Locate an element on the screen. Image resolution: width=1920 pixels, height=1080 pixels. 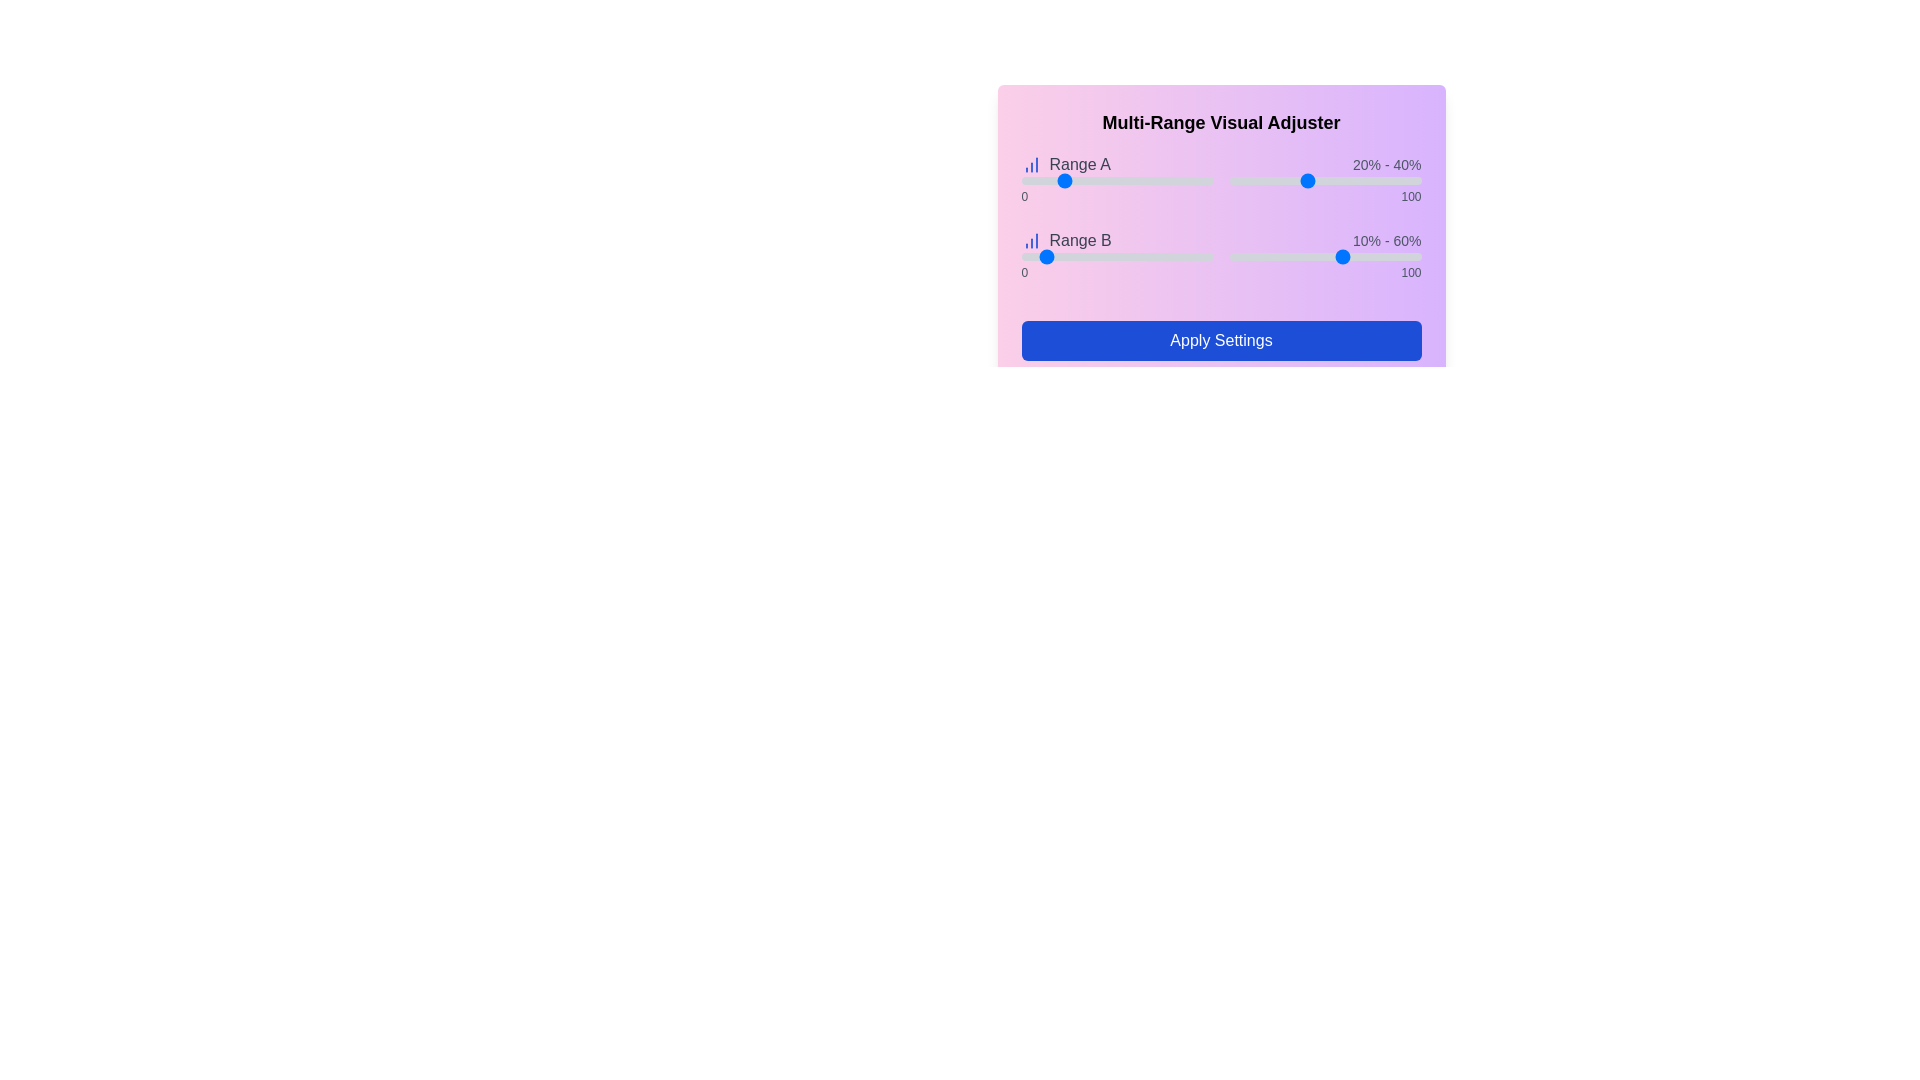
the Label that identifies the range for the interactive slider, located at the top right of the interface, left of the numerical range '20% - 40%' is located at coordinates (1065, 164).